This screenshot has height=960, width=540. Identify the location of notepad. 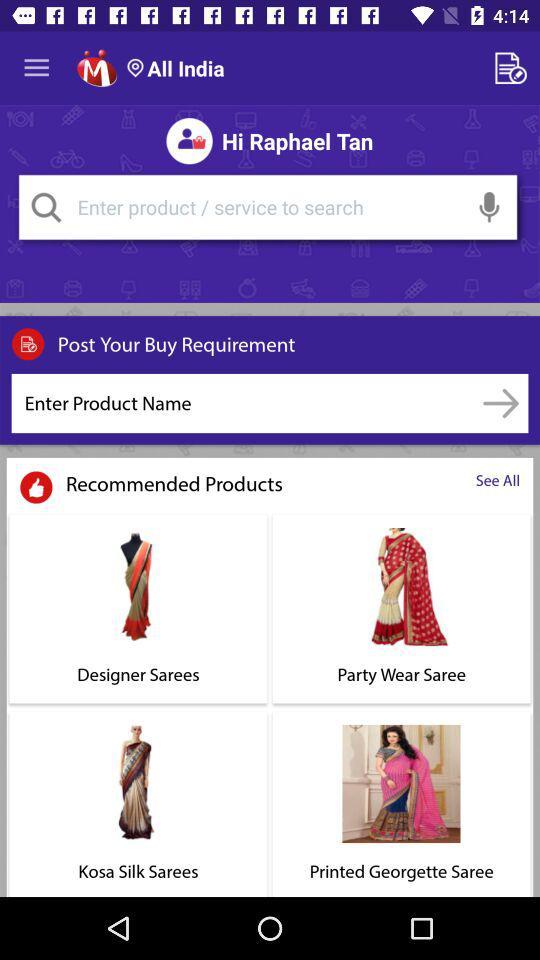
(514, 68).